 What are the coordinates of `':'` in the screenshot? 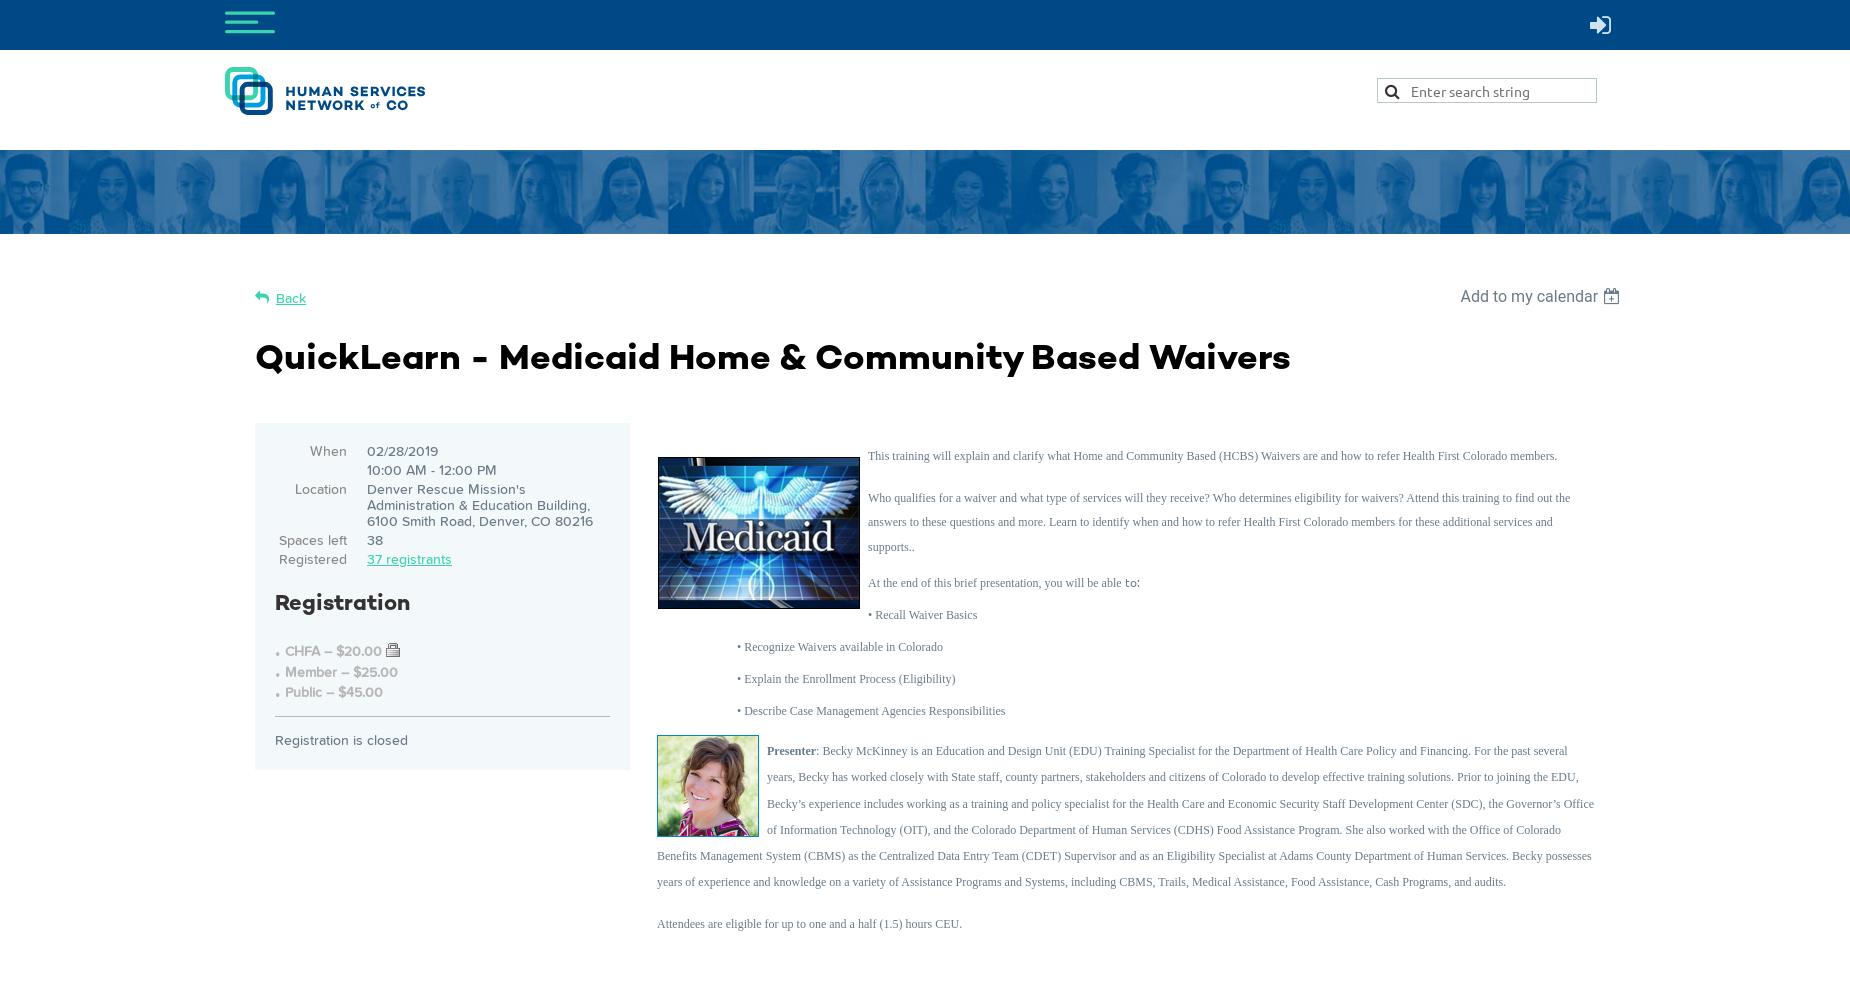 It's located at (818, 751).